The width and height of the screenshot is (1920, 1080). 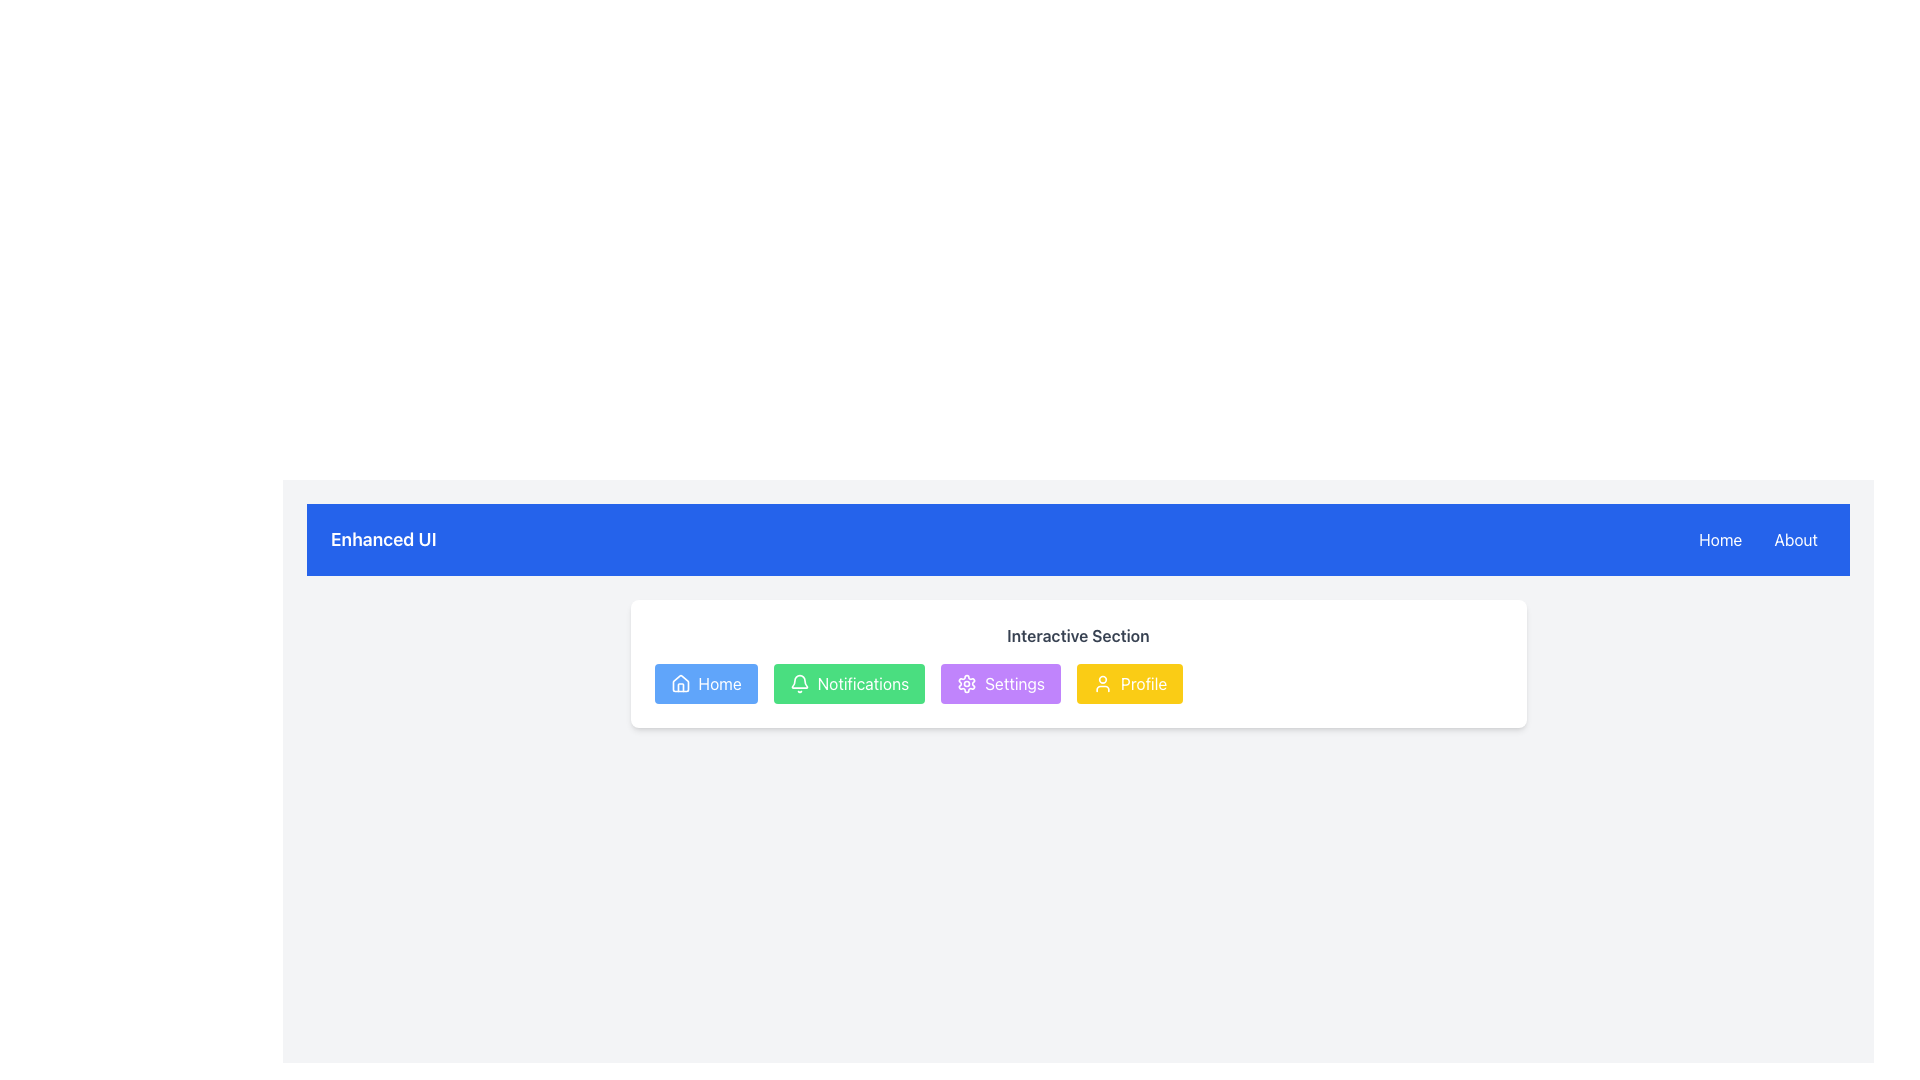 I want to click on the 'Notifications' button which contains the bell icon, located in the second position from the left in the Interactive Section, so click(x=798, y=682).